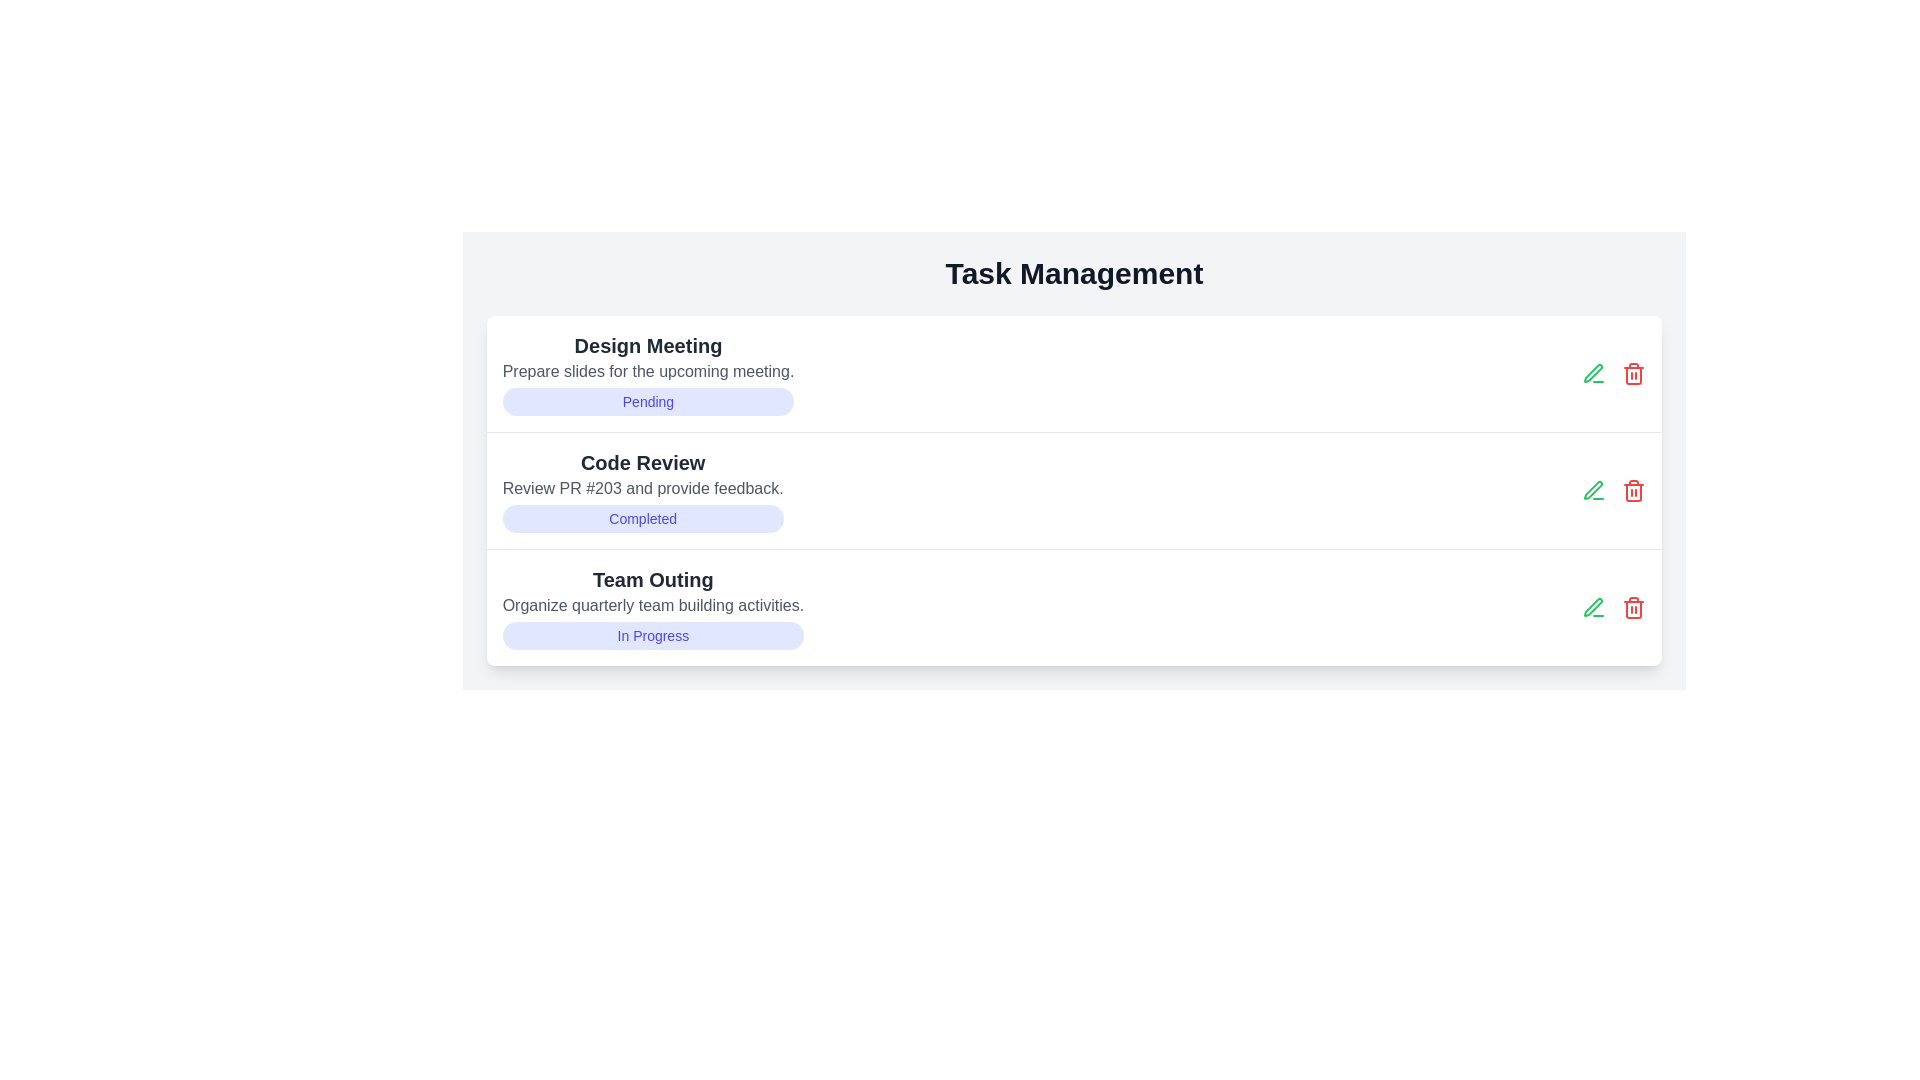 Image resolution: width=1920 pixels, height=1080 pixels. I want to click on the third task entry in the 'Task Management' list, so click(653, 607).